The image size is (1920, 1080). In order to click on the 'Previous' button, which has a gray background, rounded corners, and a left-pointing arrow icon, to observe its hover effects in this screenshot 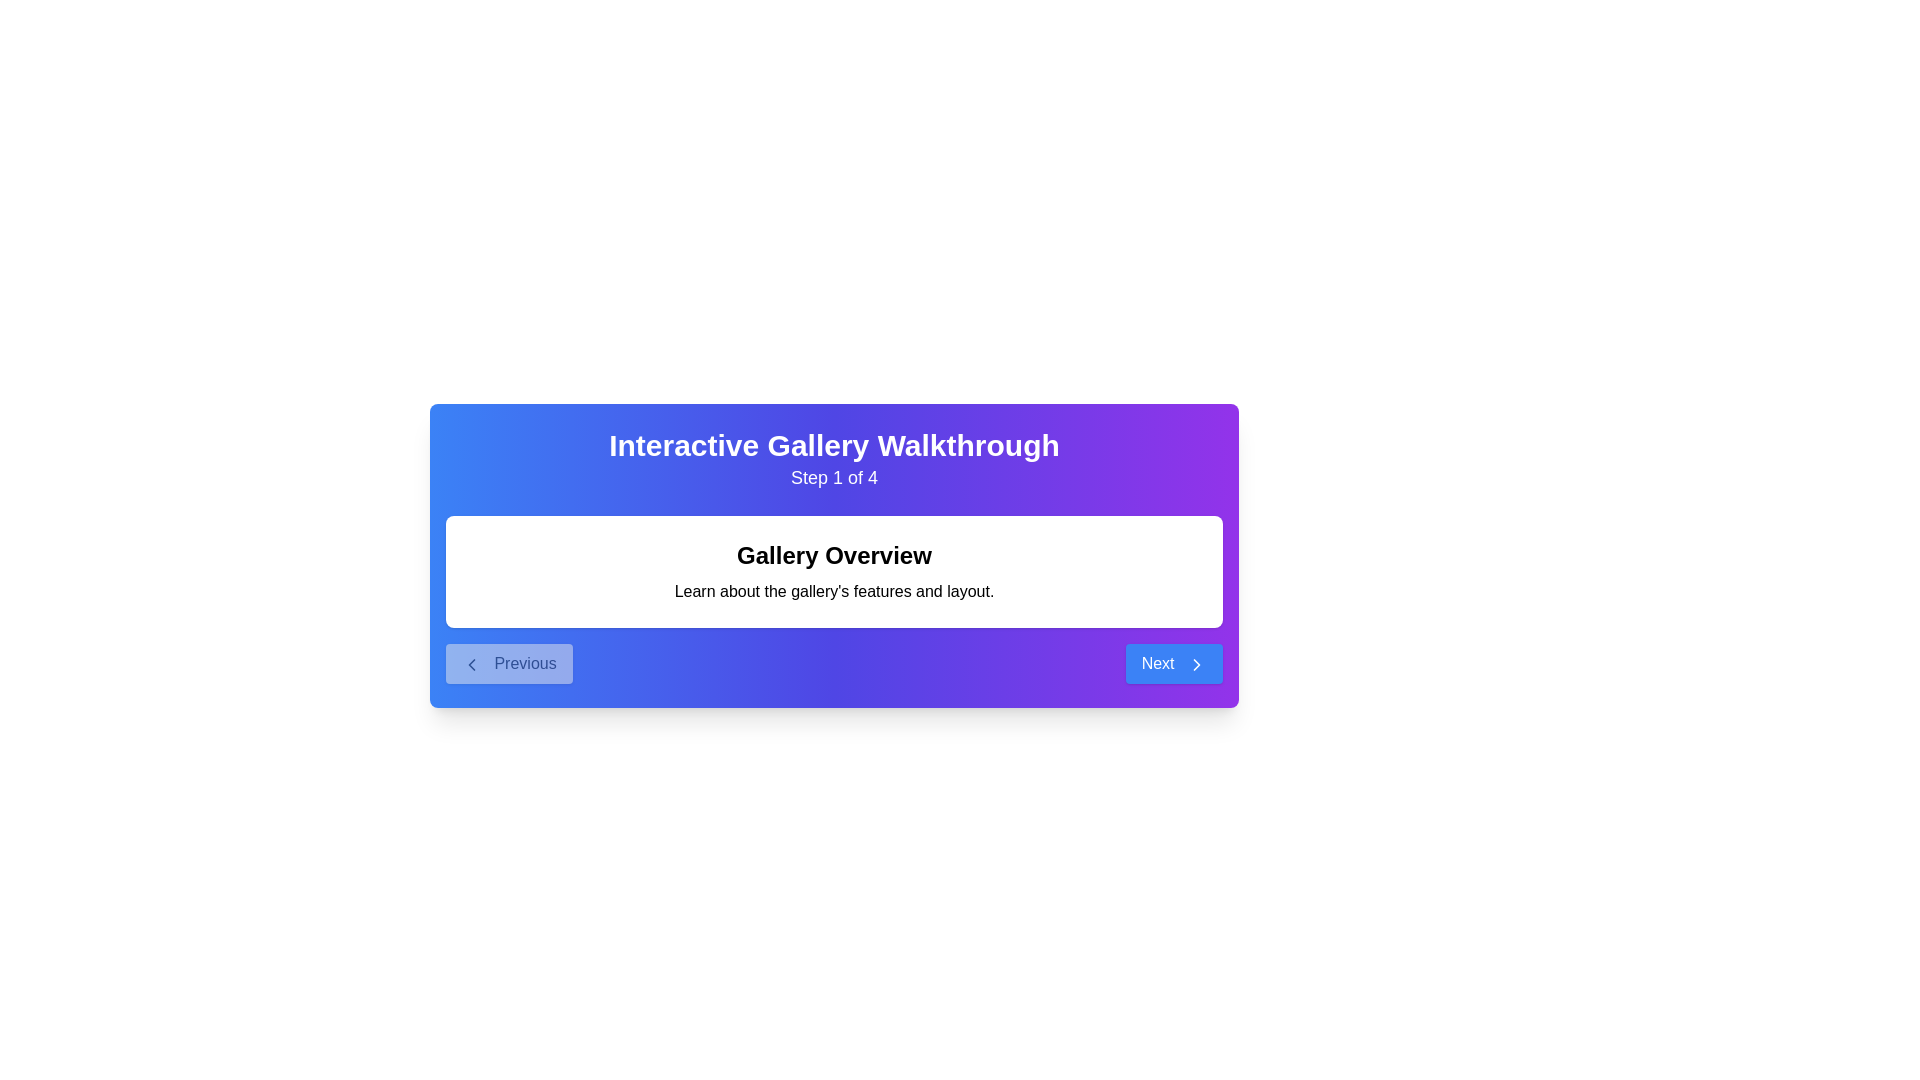, I will do `click(509, 663)`.